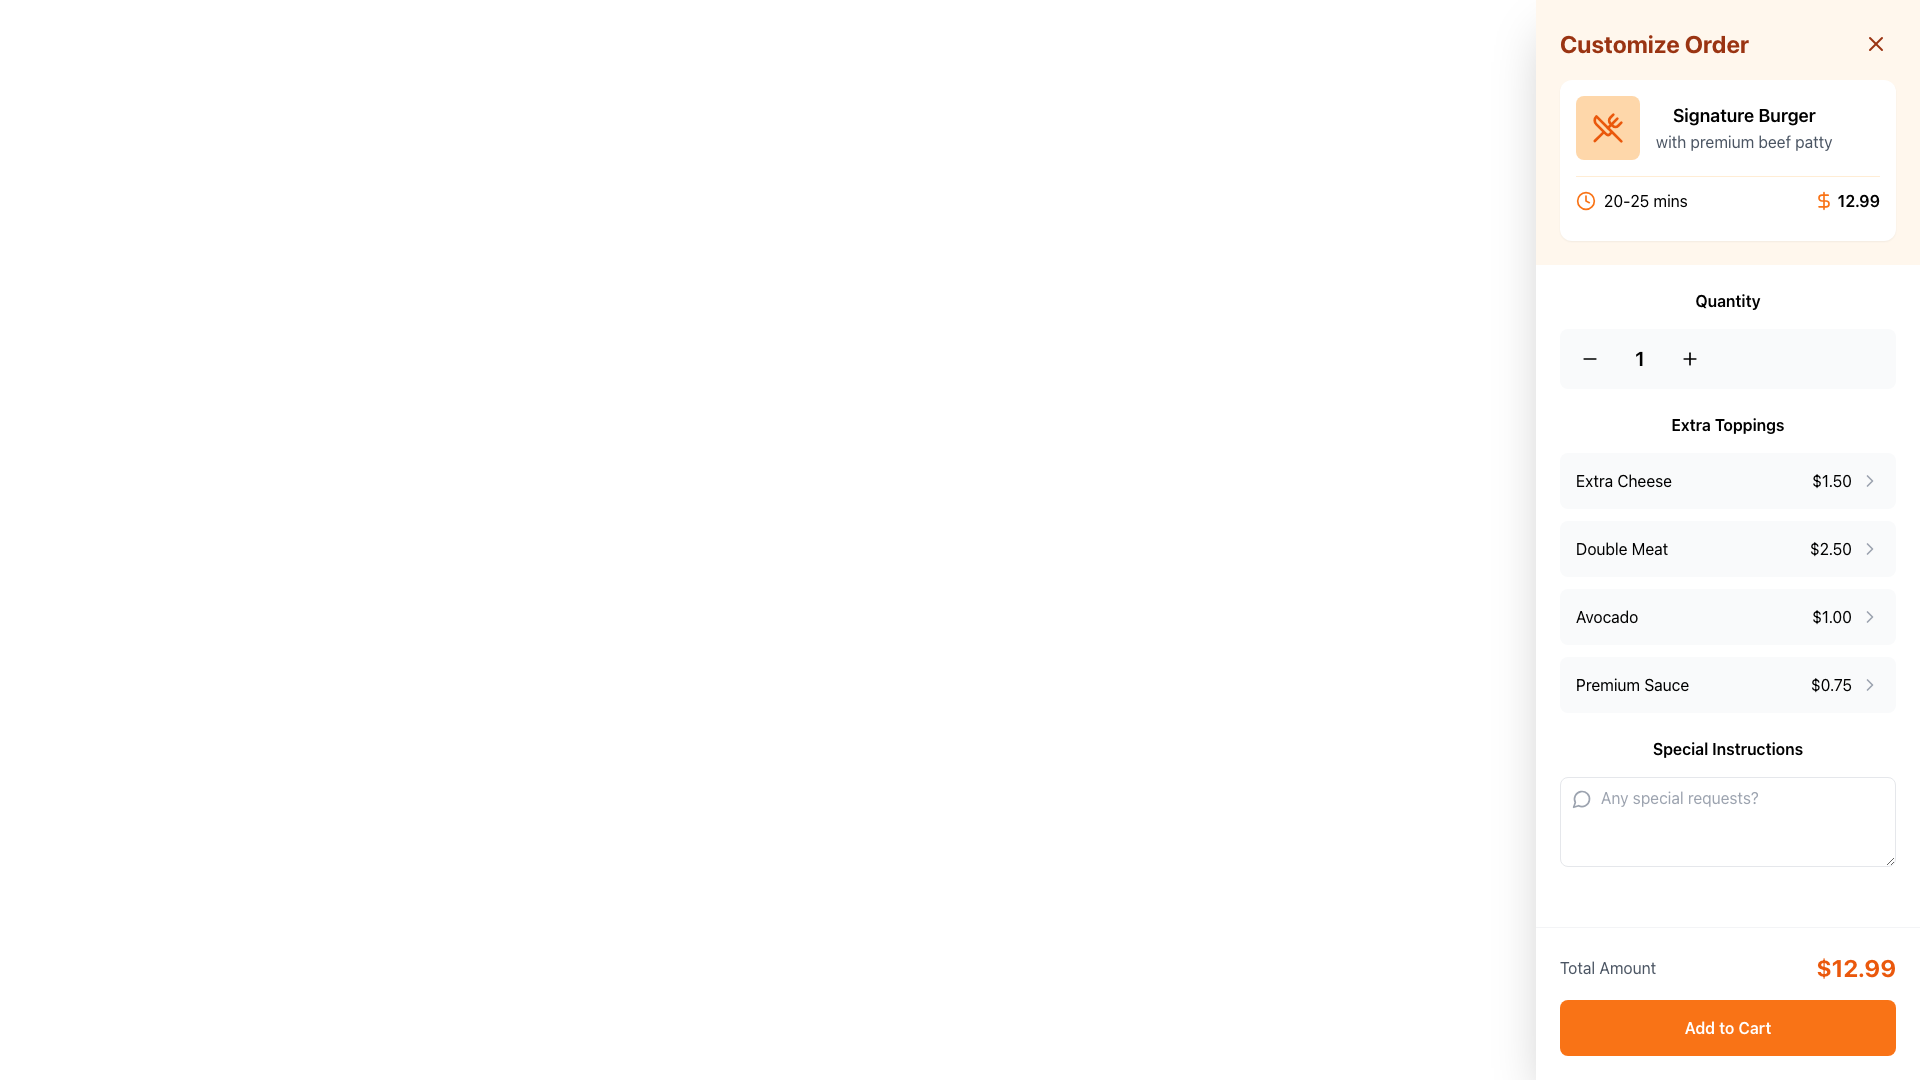  Describe the element at coordinates (1608, 127) in the screenshot. I see `the Decorative icon, which is a square-shaped icon with soft rounded edges, light orange color, and a crossed fork and knife icon in darker orange, located at the top of the right-hand sidebar for the 'Signature Burger' order customization` at that location.